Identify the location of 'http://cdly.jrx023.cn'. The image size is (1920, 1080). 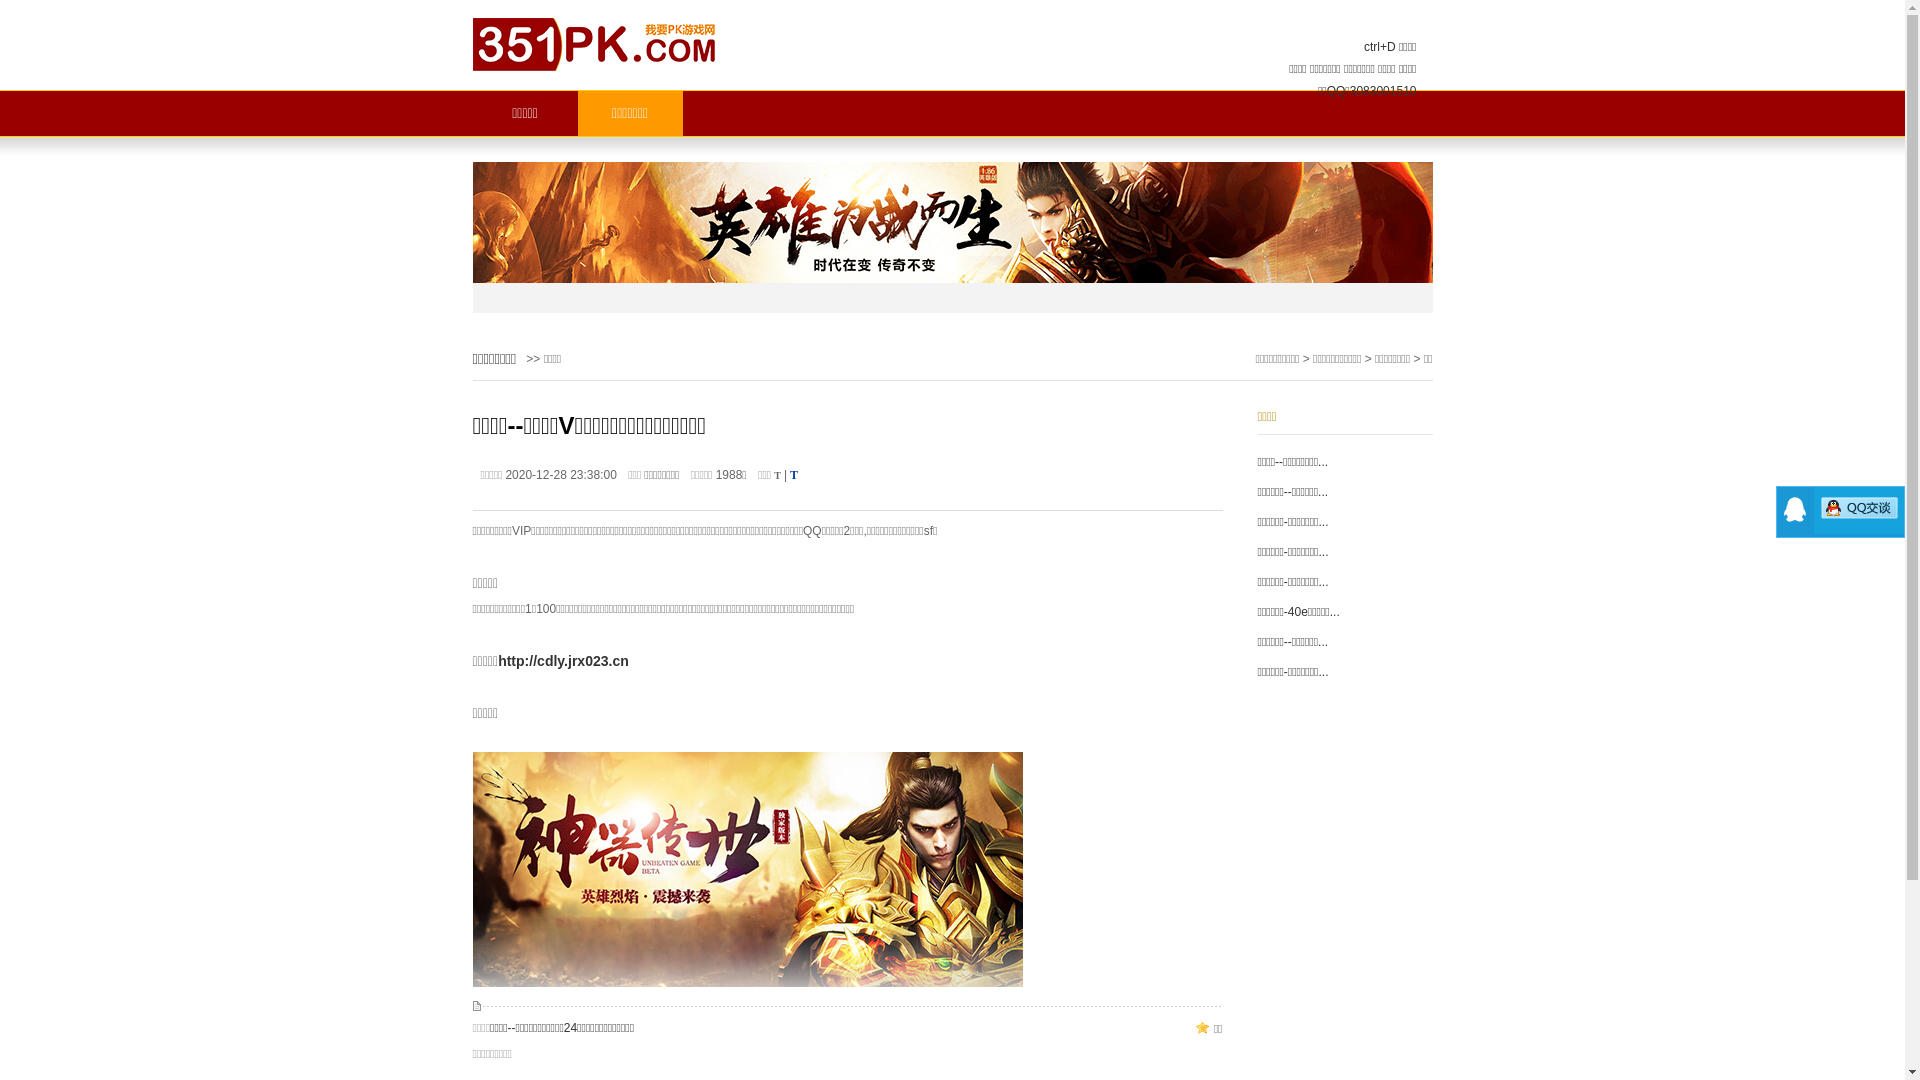
(562, 660).